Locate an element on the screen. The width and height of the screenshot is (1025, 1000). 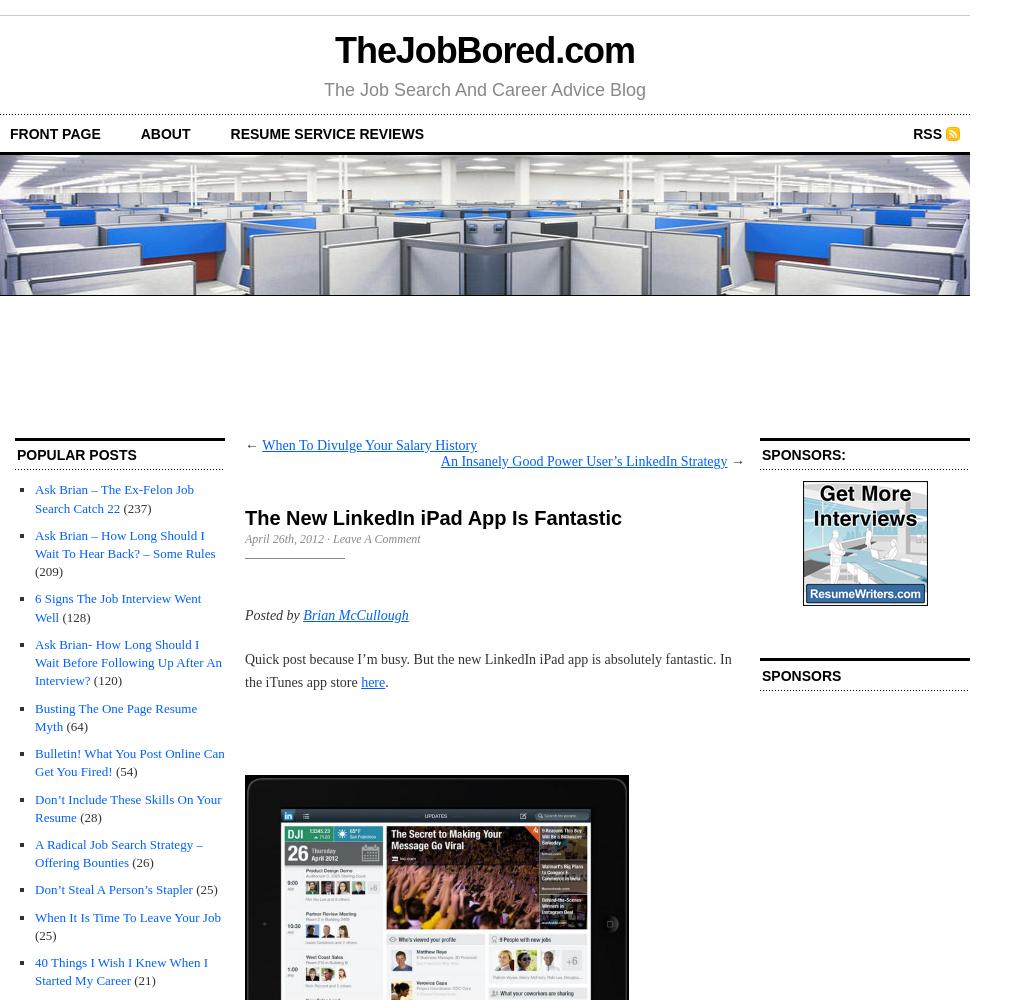
'about' is located at coordinates (164, 133).